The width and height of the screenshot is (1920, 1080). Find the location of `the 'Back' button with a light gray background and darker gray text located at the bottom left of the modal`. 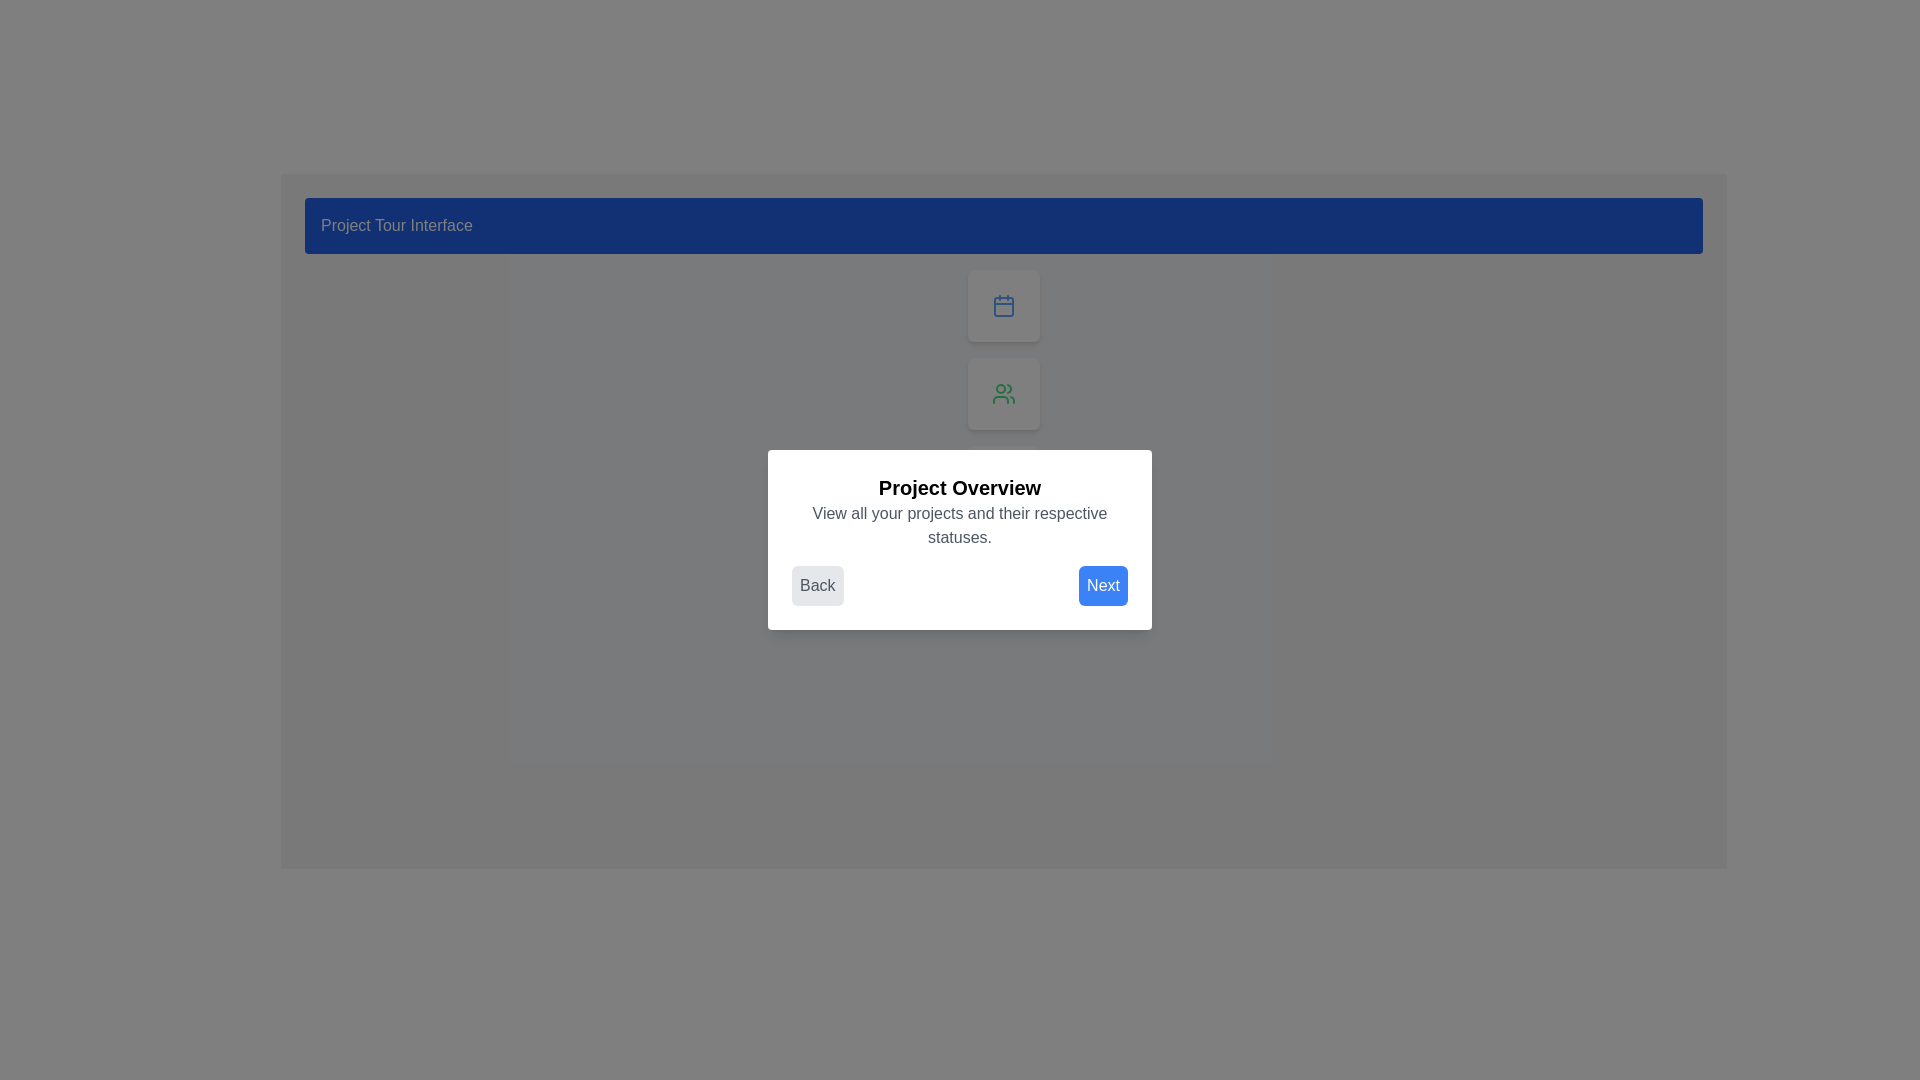

the 'Back' button with a light gray background and darker gray text located at the bottom left of the modal is located at coordinates (817, 585).